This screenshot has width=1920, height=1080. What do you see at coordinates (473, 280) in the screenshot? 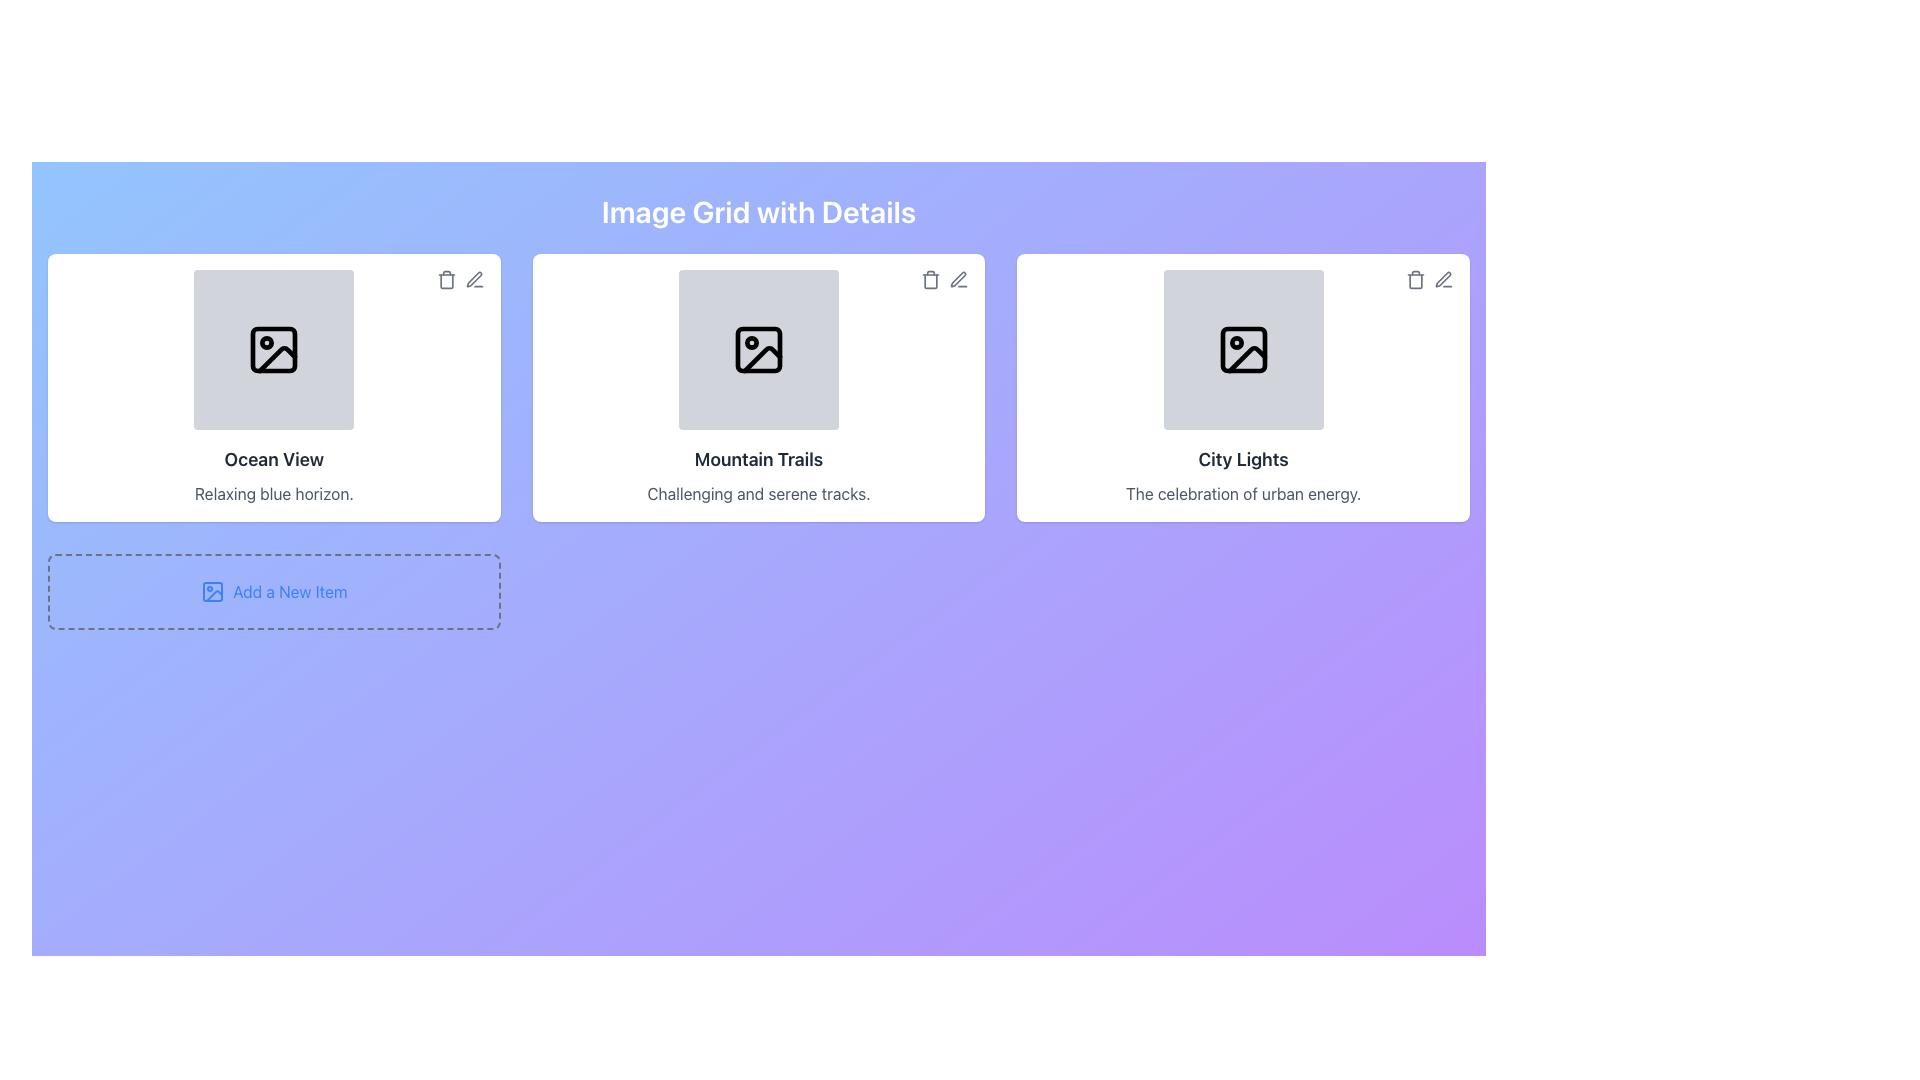
I see `the pen-shaped icon button located in the top-right corner of the 'Ocean View' image card` at bounding box center [473, 280].